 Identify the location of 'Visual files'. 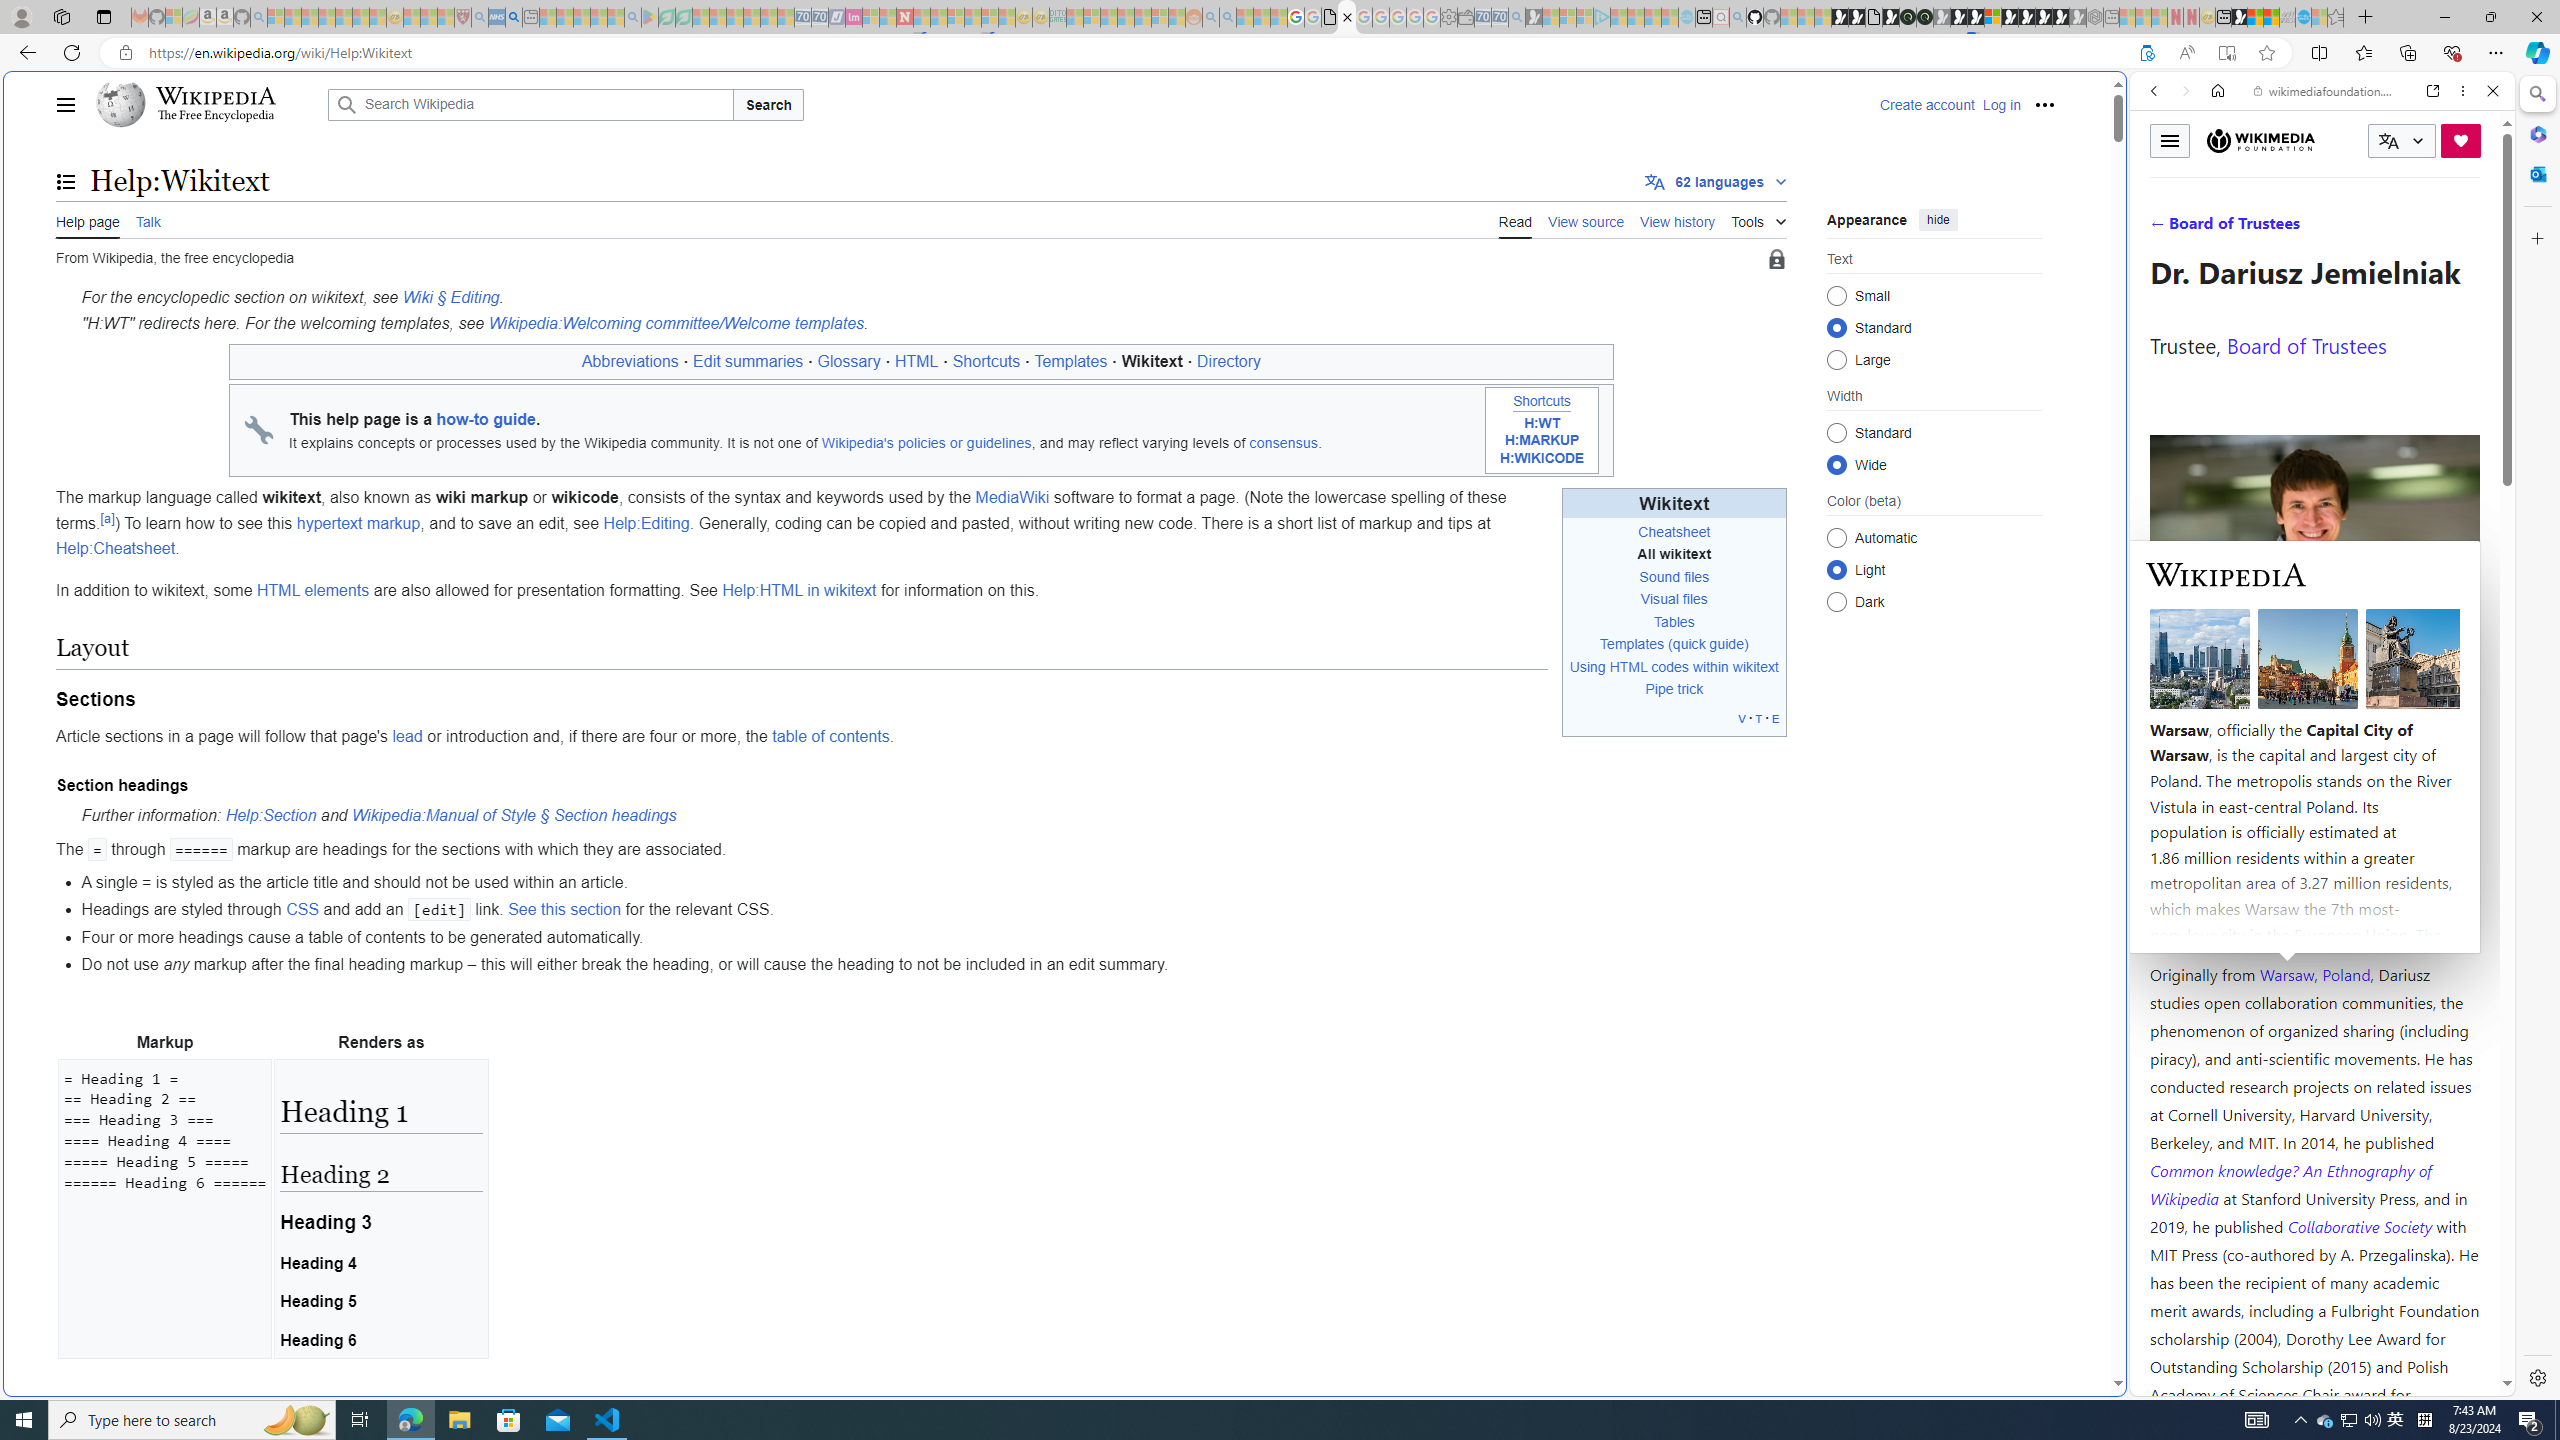
(1674, 598).